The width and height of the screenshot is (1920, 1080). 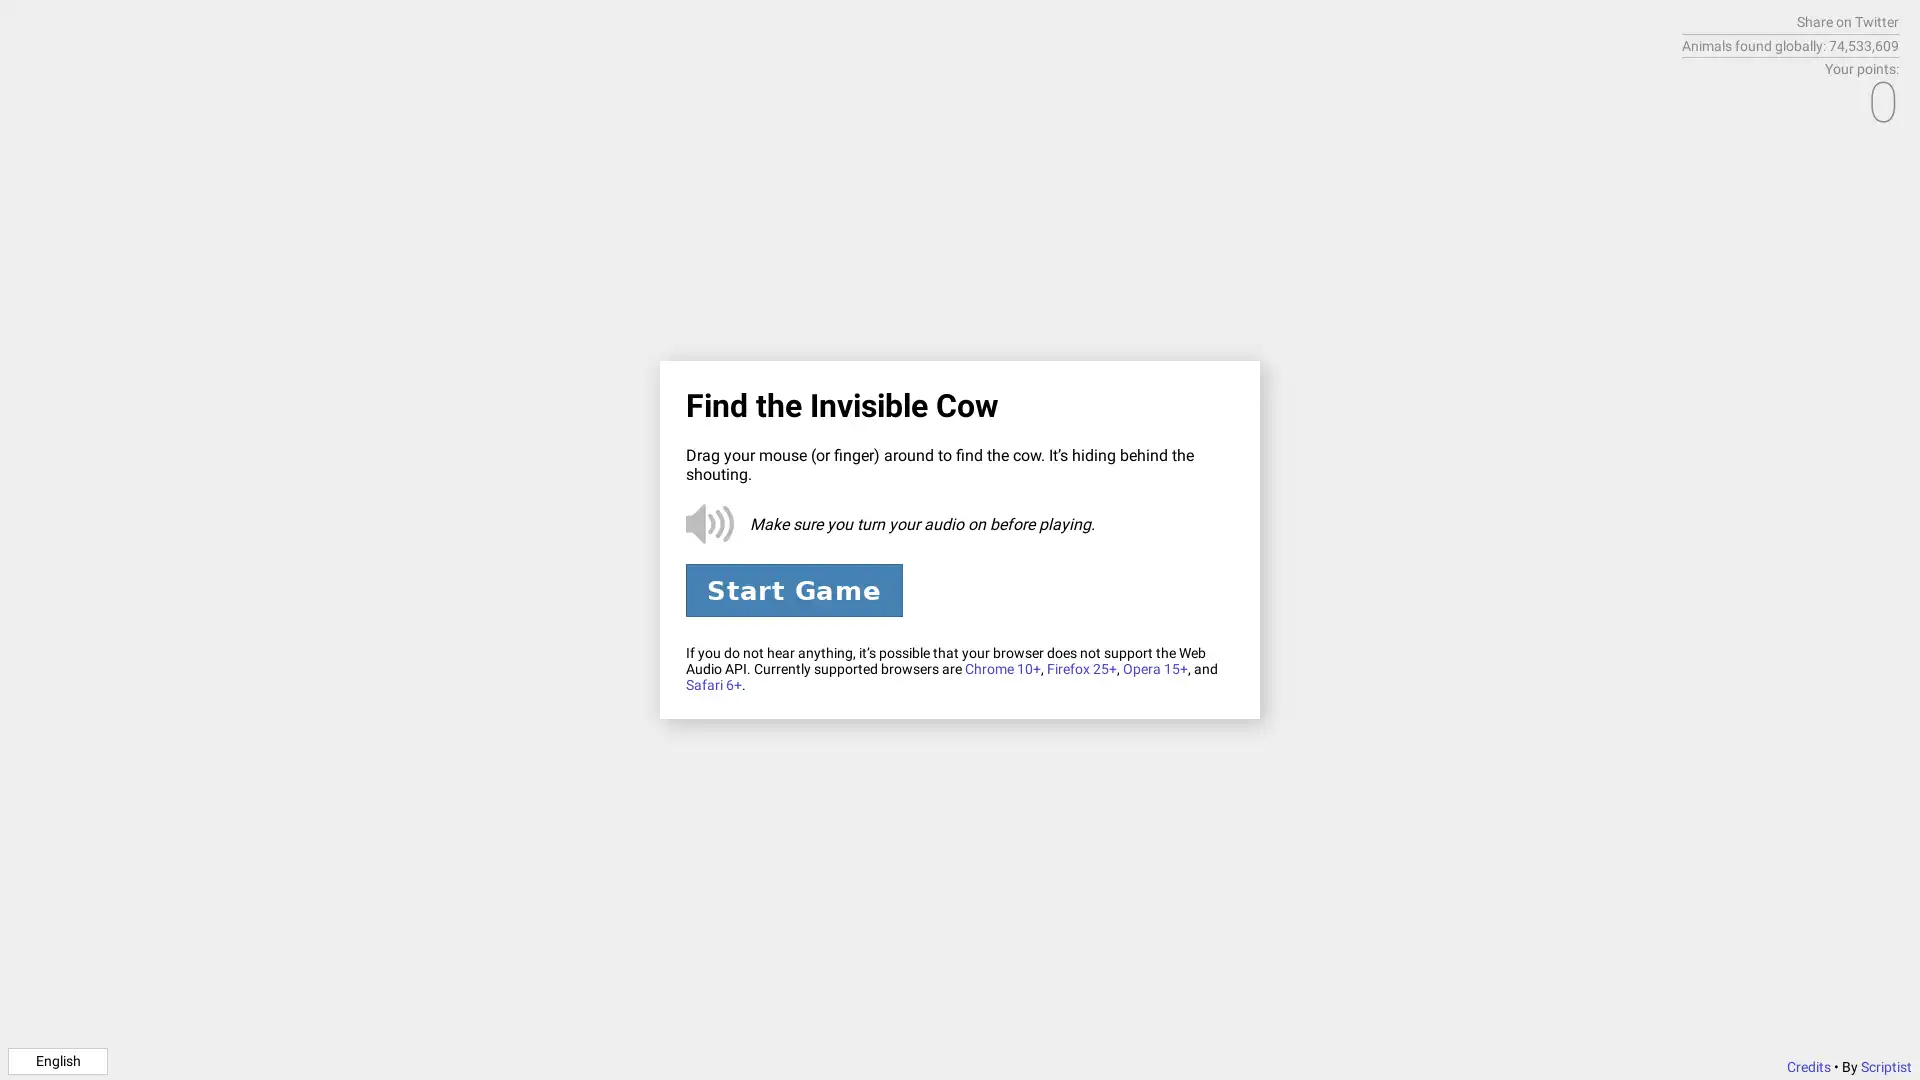 What do you see at coordinates (792, 589) in the screenshot?
I see `Start Game` at bounding box center [792, 589].